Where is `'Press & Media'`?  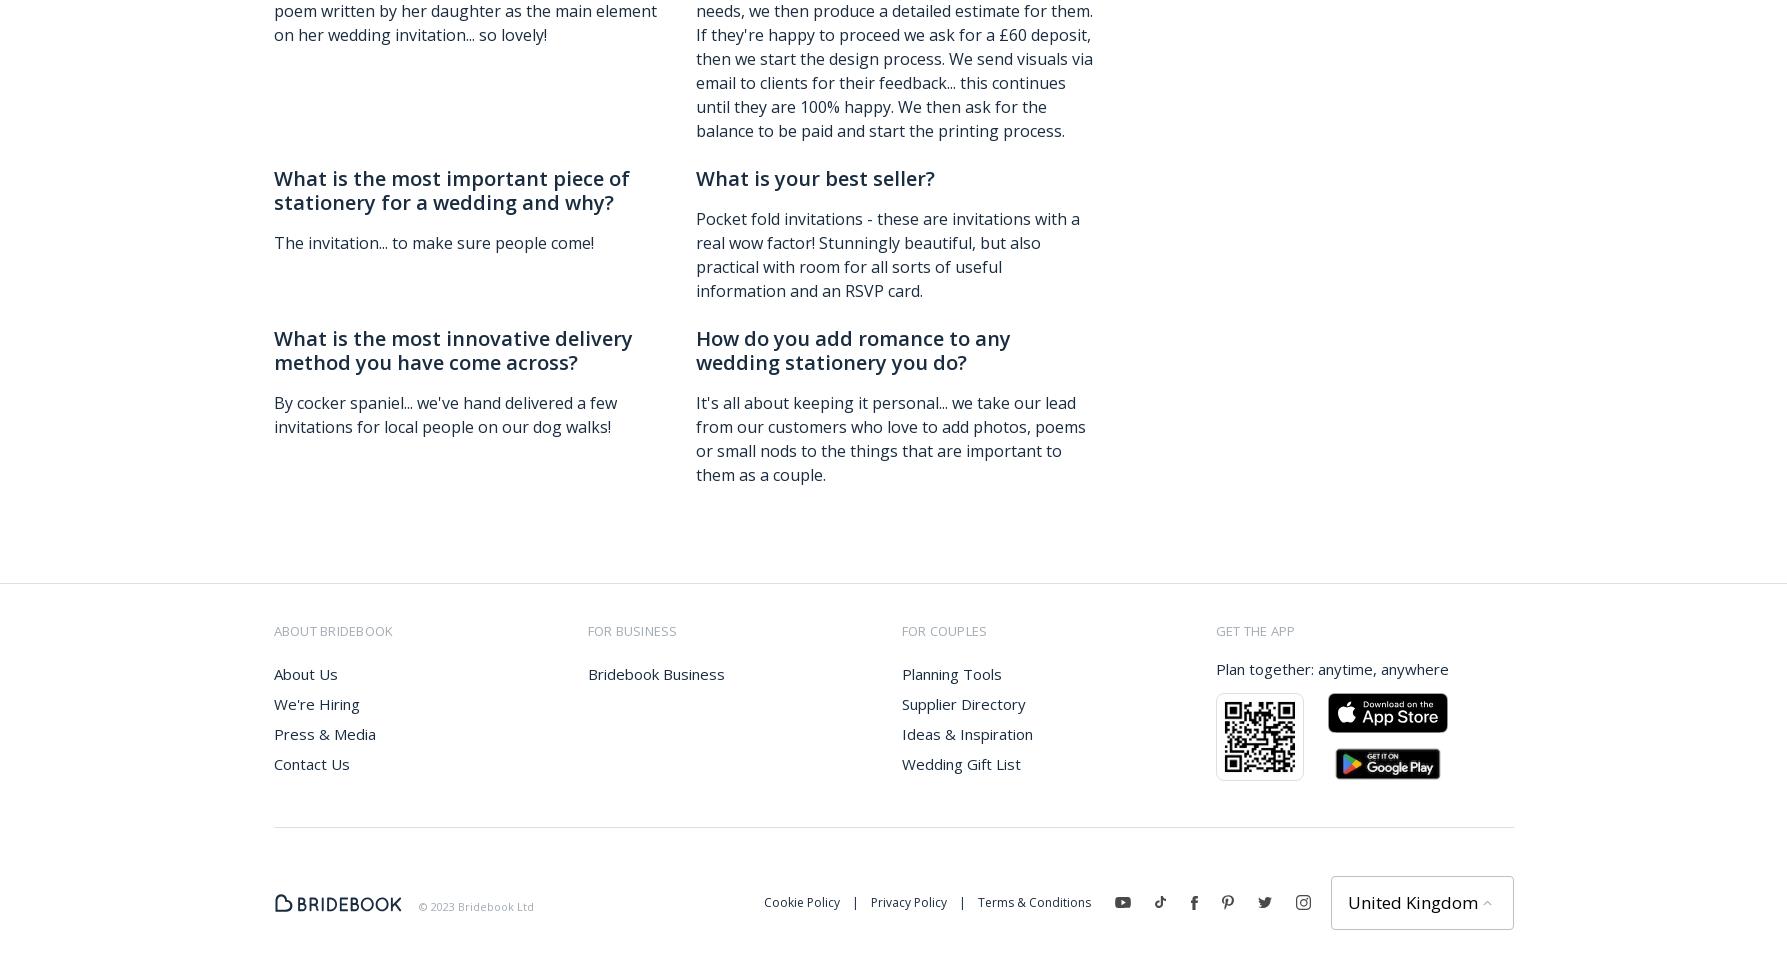
'Press & Media' is located at coordinates (322, 733).